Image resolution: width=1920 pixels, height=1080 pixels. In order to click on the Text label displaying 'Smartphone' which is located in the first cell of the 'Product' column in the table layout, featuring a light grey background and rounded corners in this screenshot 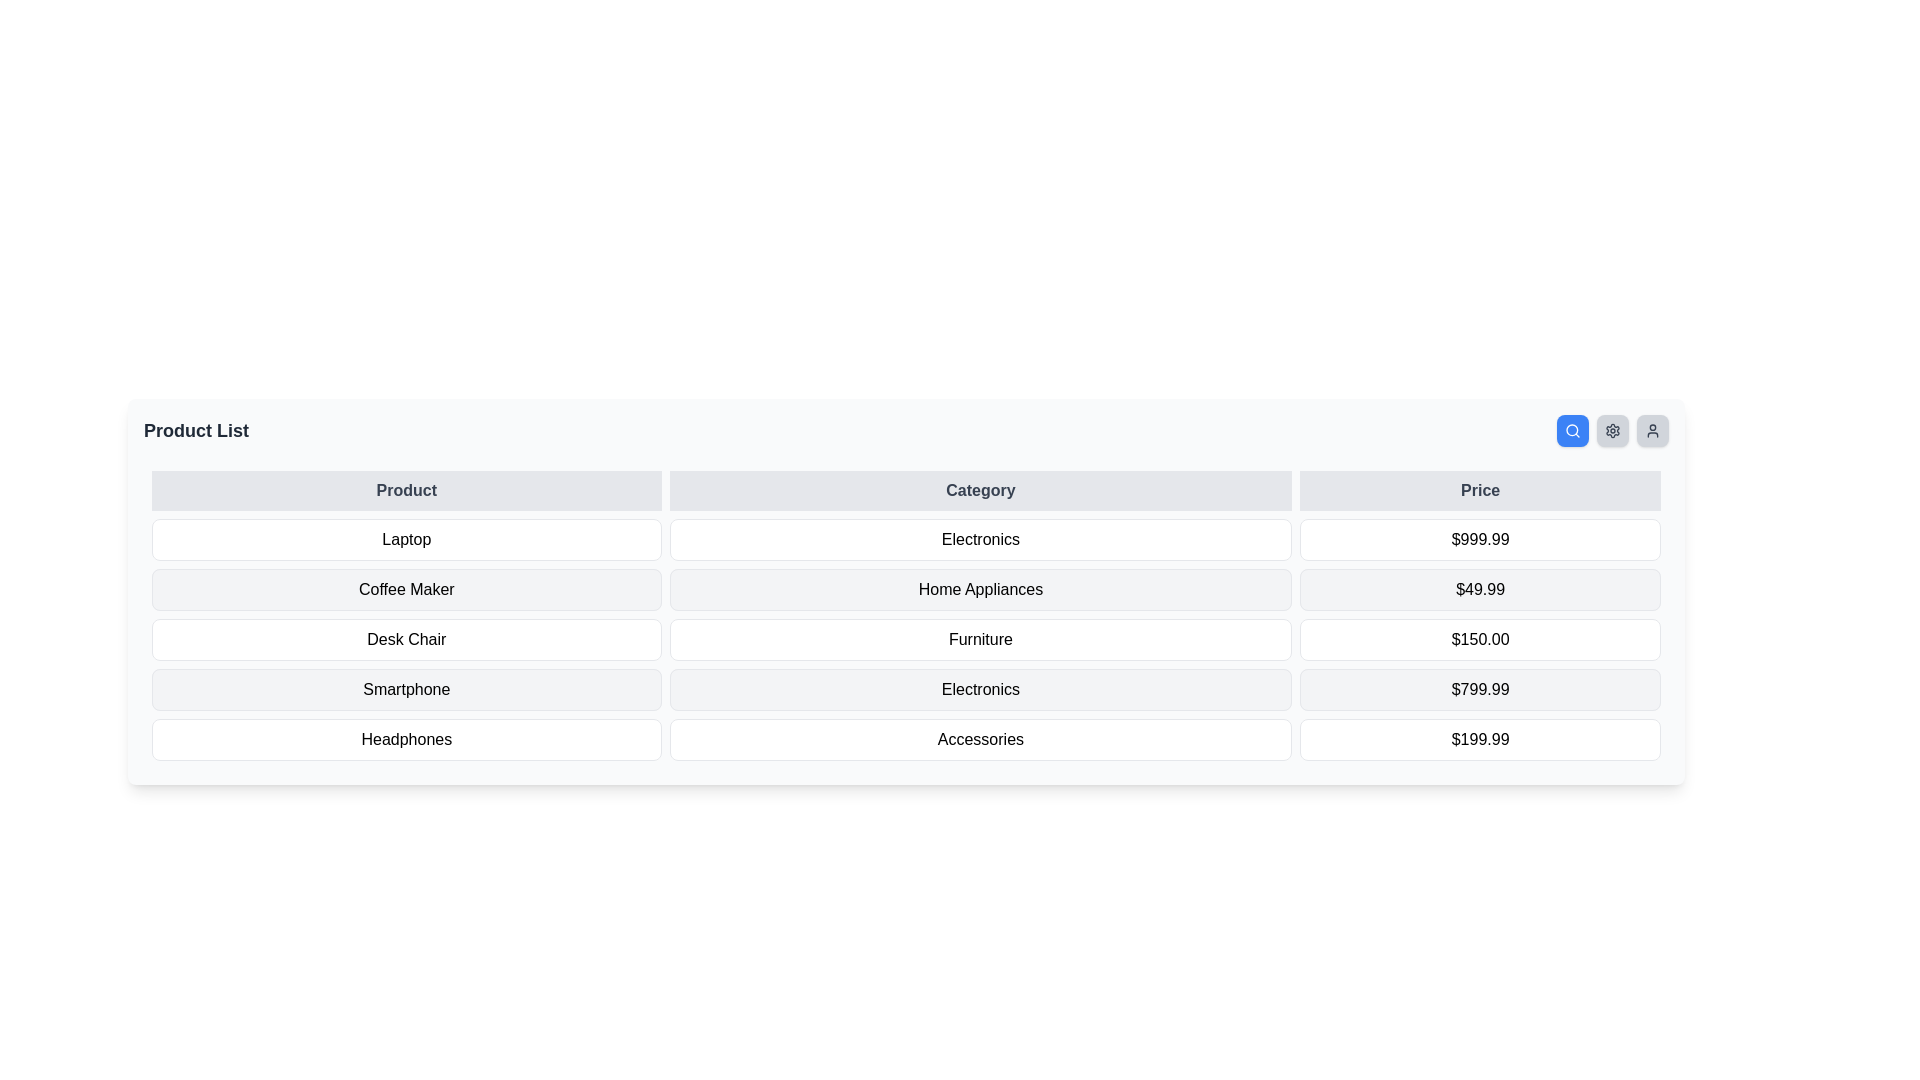, I will do `click(405, 689)`.